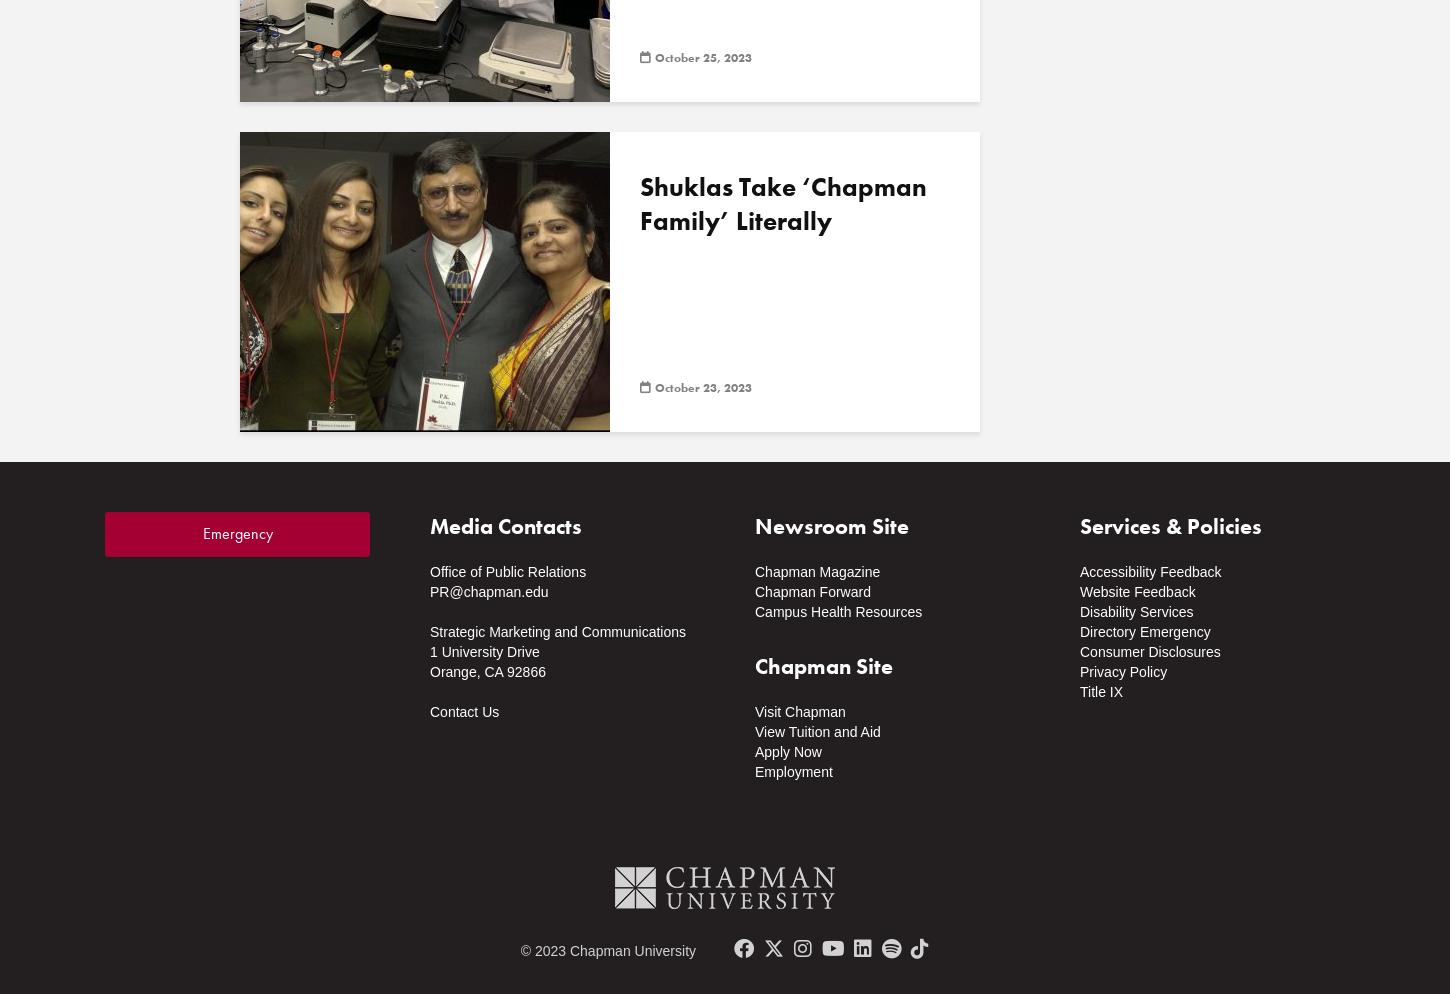 This screenshot has width=1450, height=994. What do you see at coordinates (463, 712) in the screenshot?
I see `'Contact Us'` at bounding box center [463, 712].